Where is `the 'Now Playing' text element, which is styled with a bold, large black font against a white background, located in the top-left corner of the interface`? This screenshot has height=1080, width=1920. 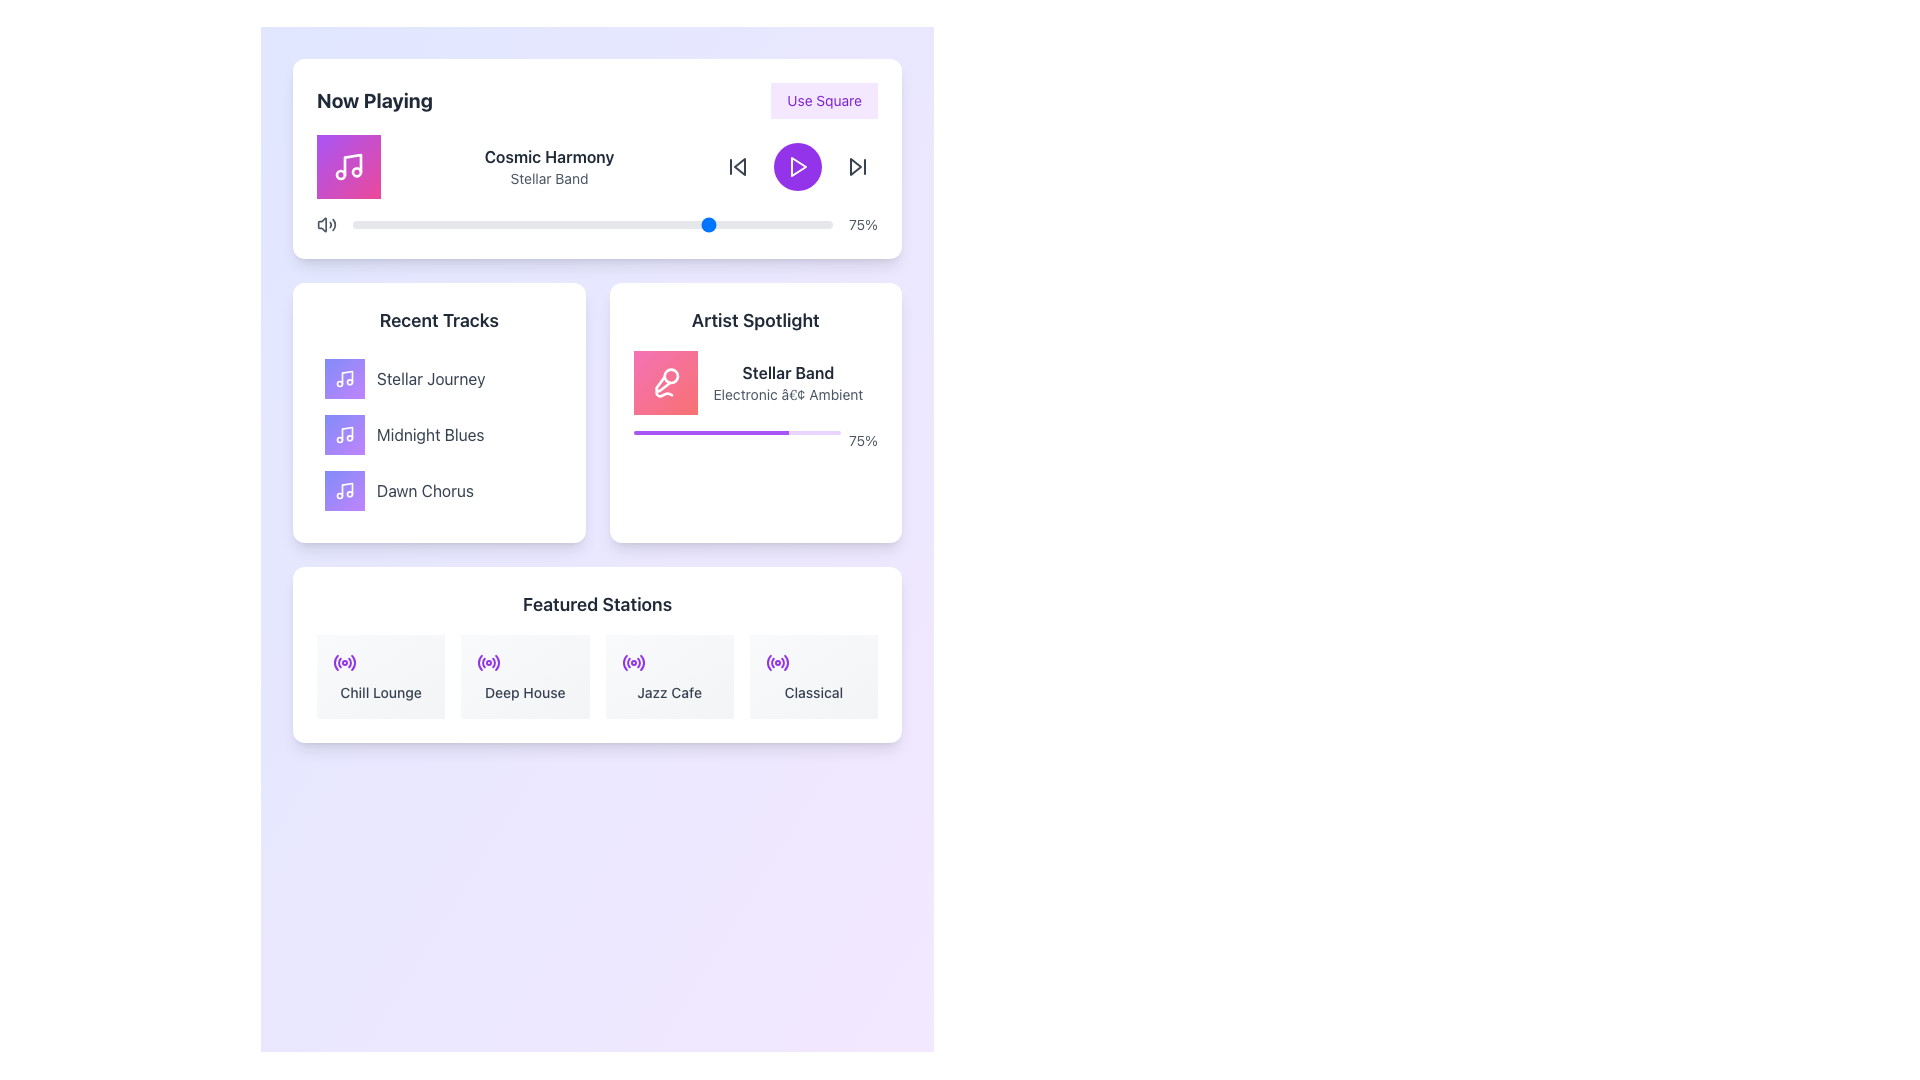 the 'Now Playing' text element, which is styled with a bold, large black font against a white background, located in the top-left corner of the interface is located at coordinates (374, 100).